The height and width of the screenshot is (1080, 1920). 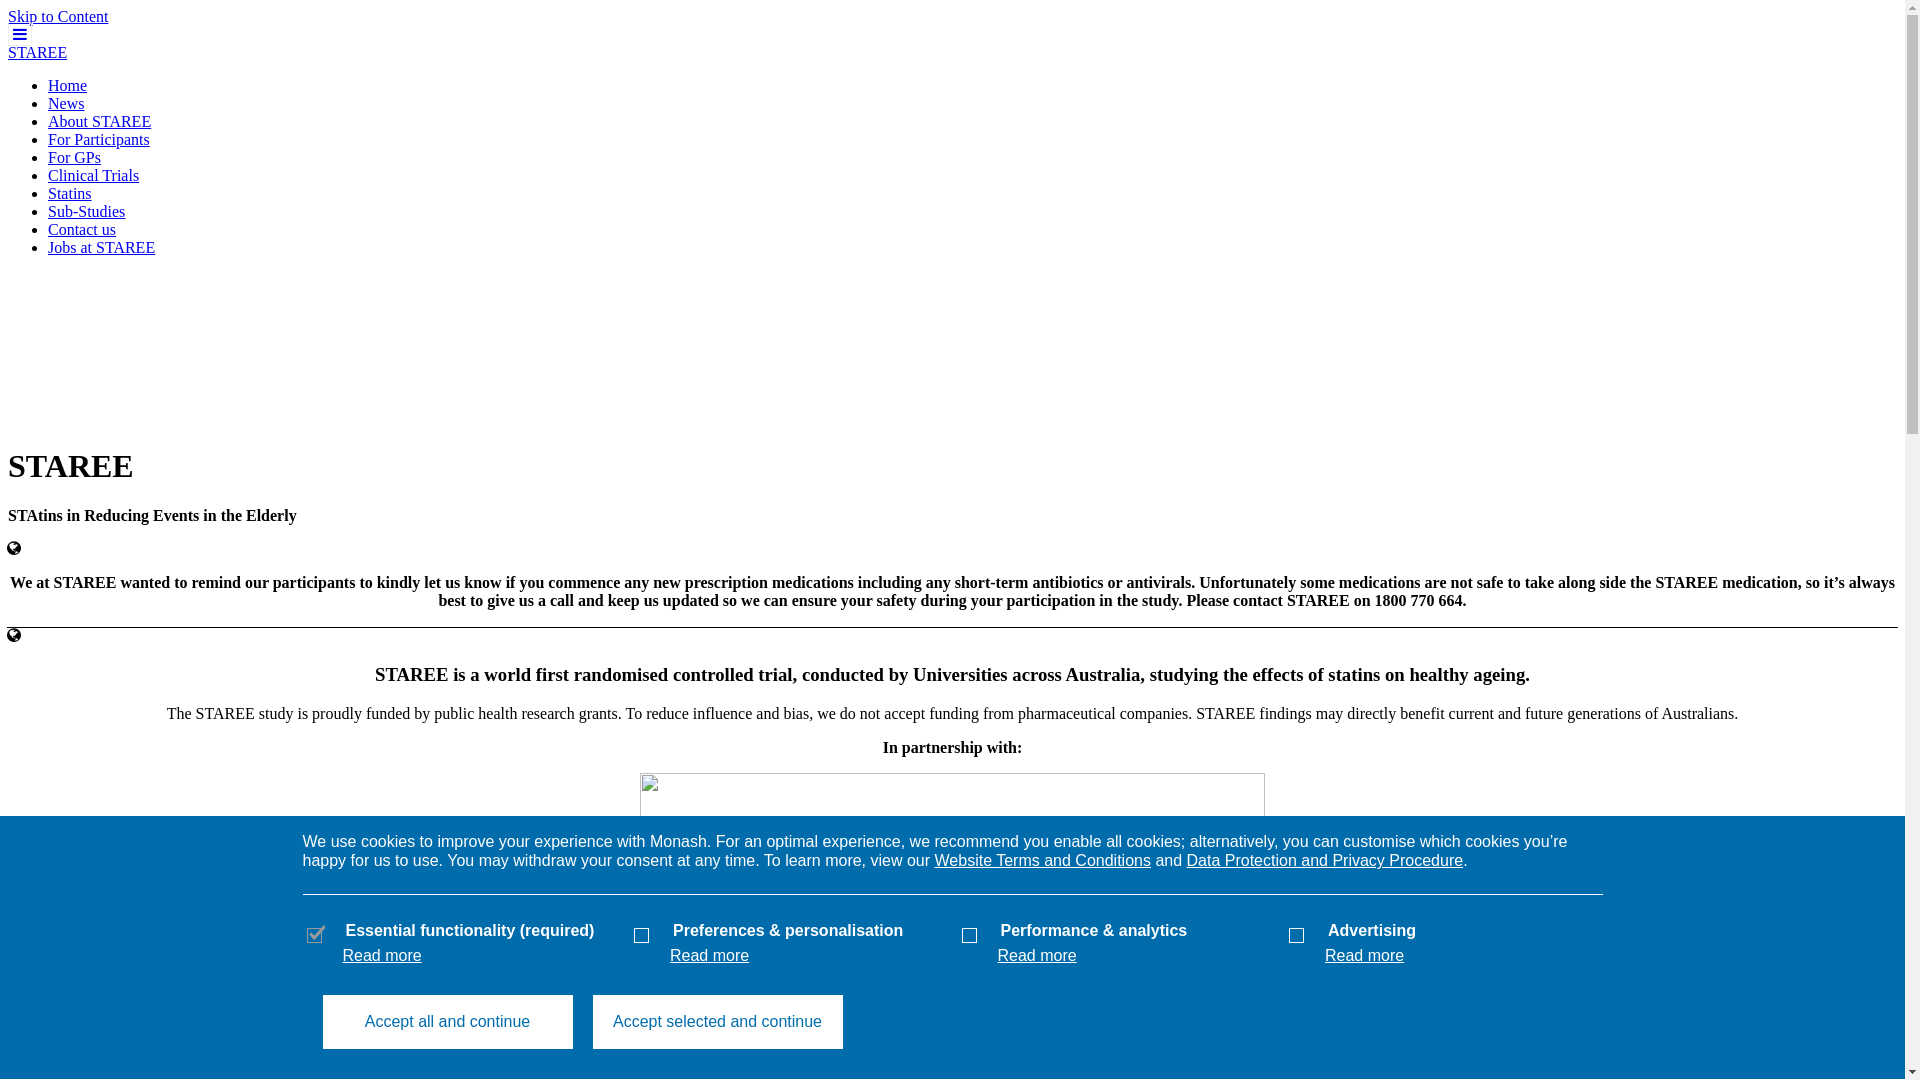 What do you see at coordinates (74, 156) in the screenshot?
I see `'For GPs'` at bounding box center [74, 156].